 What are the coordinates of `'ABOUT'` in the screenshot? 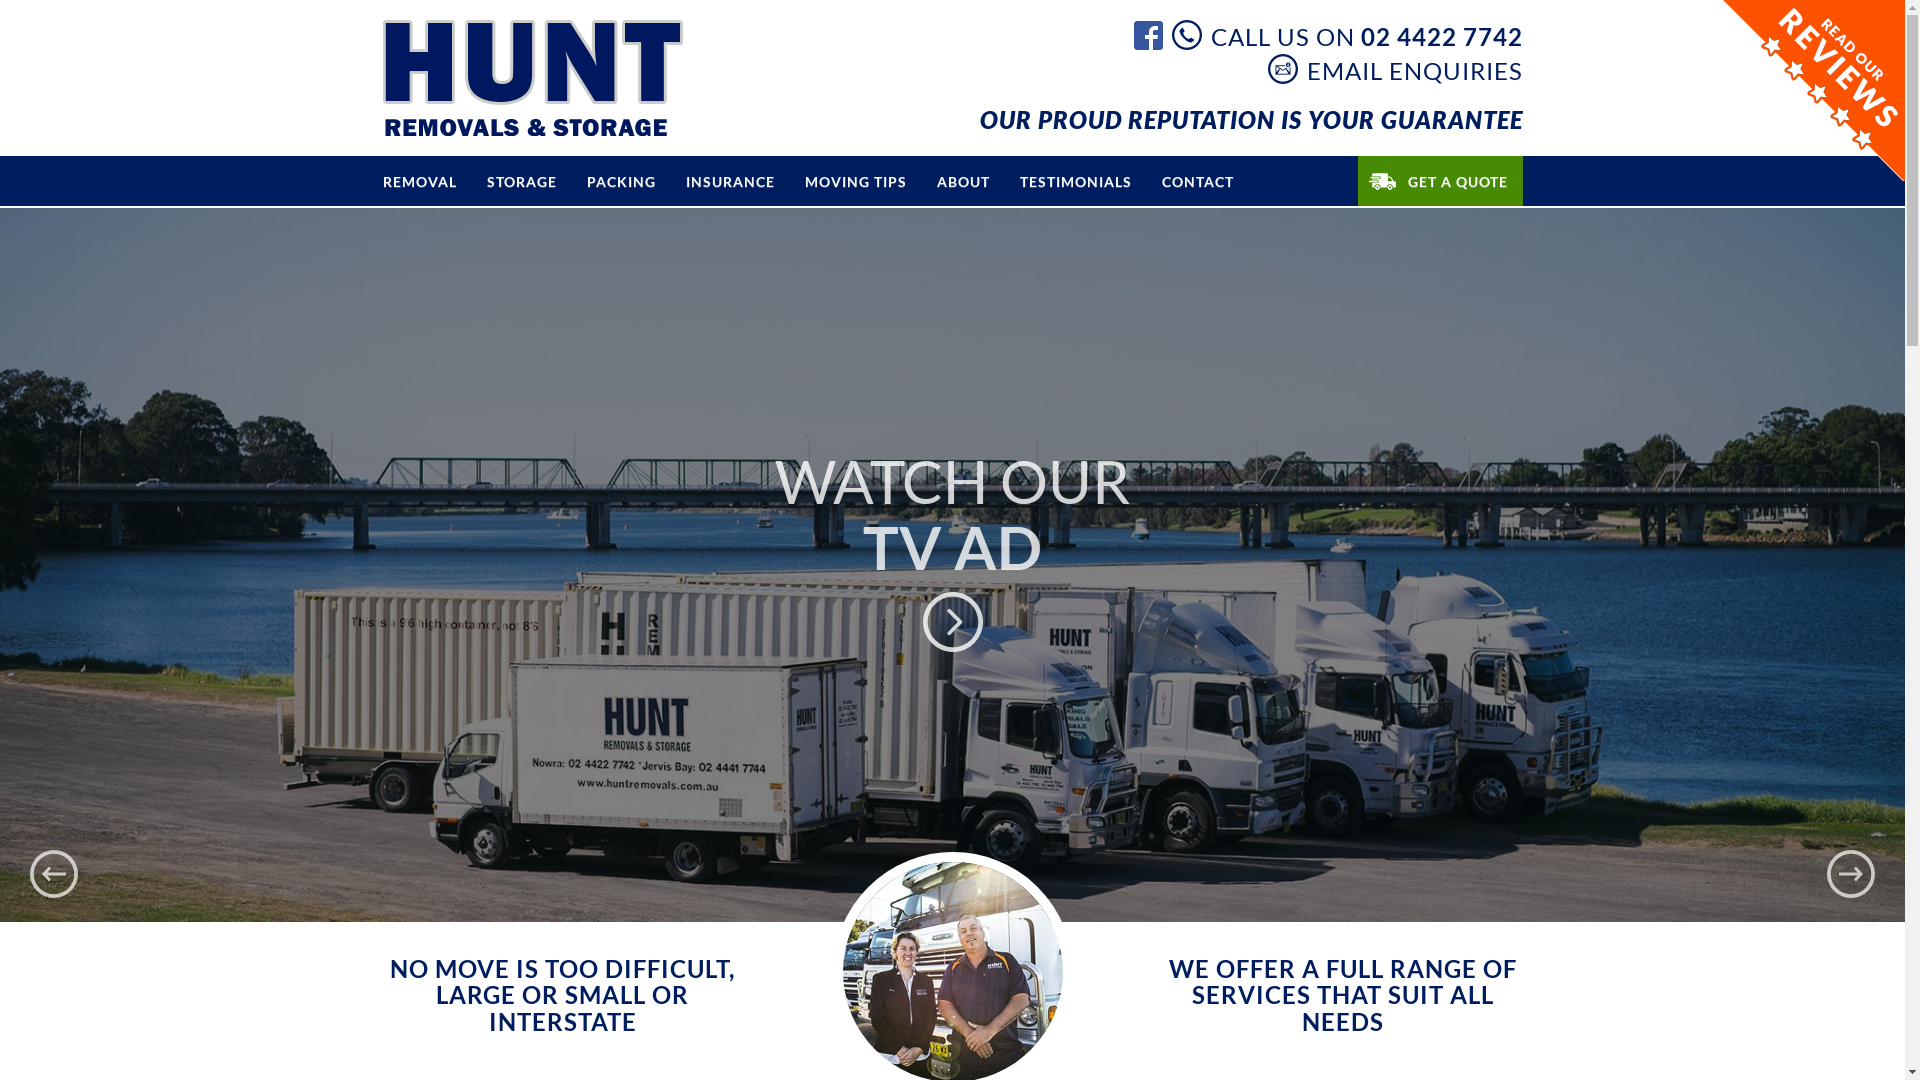 It's located at (963, 181).